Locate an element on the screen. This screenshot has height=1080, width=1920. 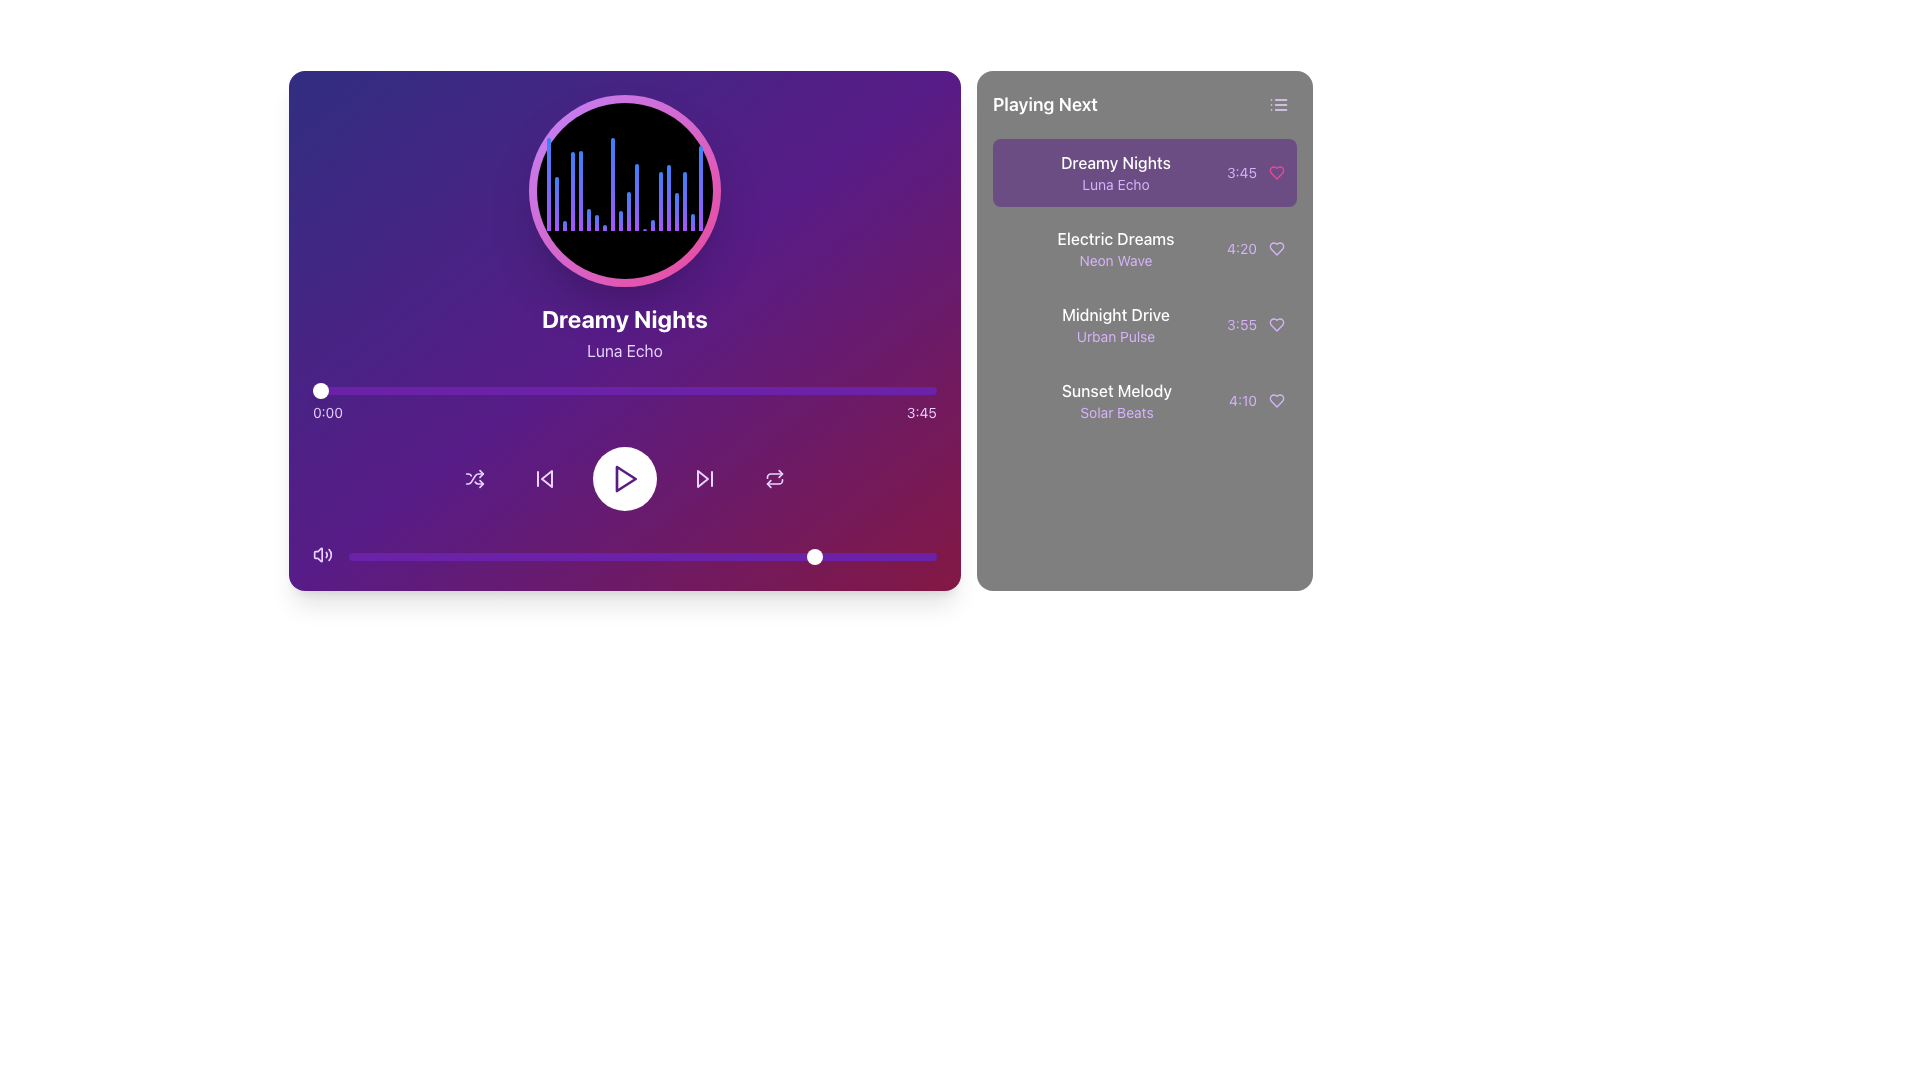
the static text label displaying 'Electric Dreams' in the 'Playing Next' section, which is located below 'Dreamy Nights' and above 'Midnight Drive' is located at coordinates (1115, 238).